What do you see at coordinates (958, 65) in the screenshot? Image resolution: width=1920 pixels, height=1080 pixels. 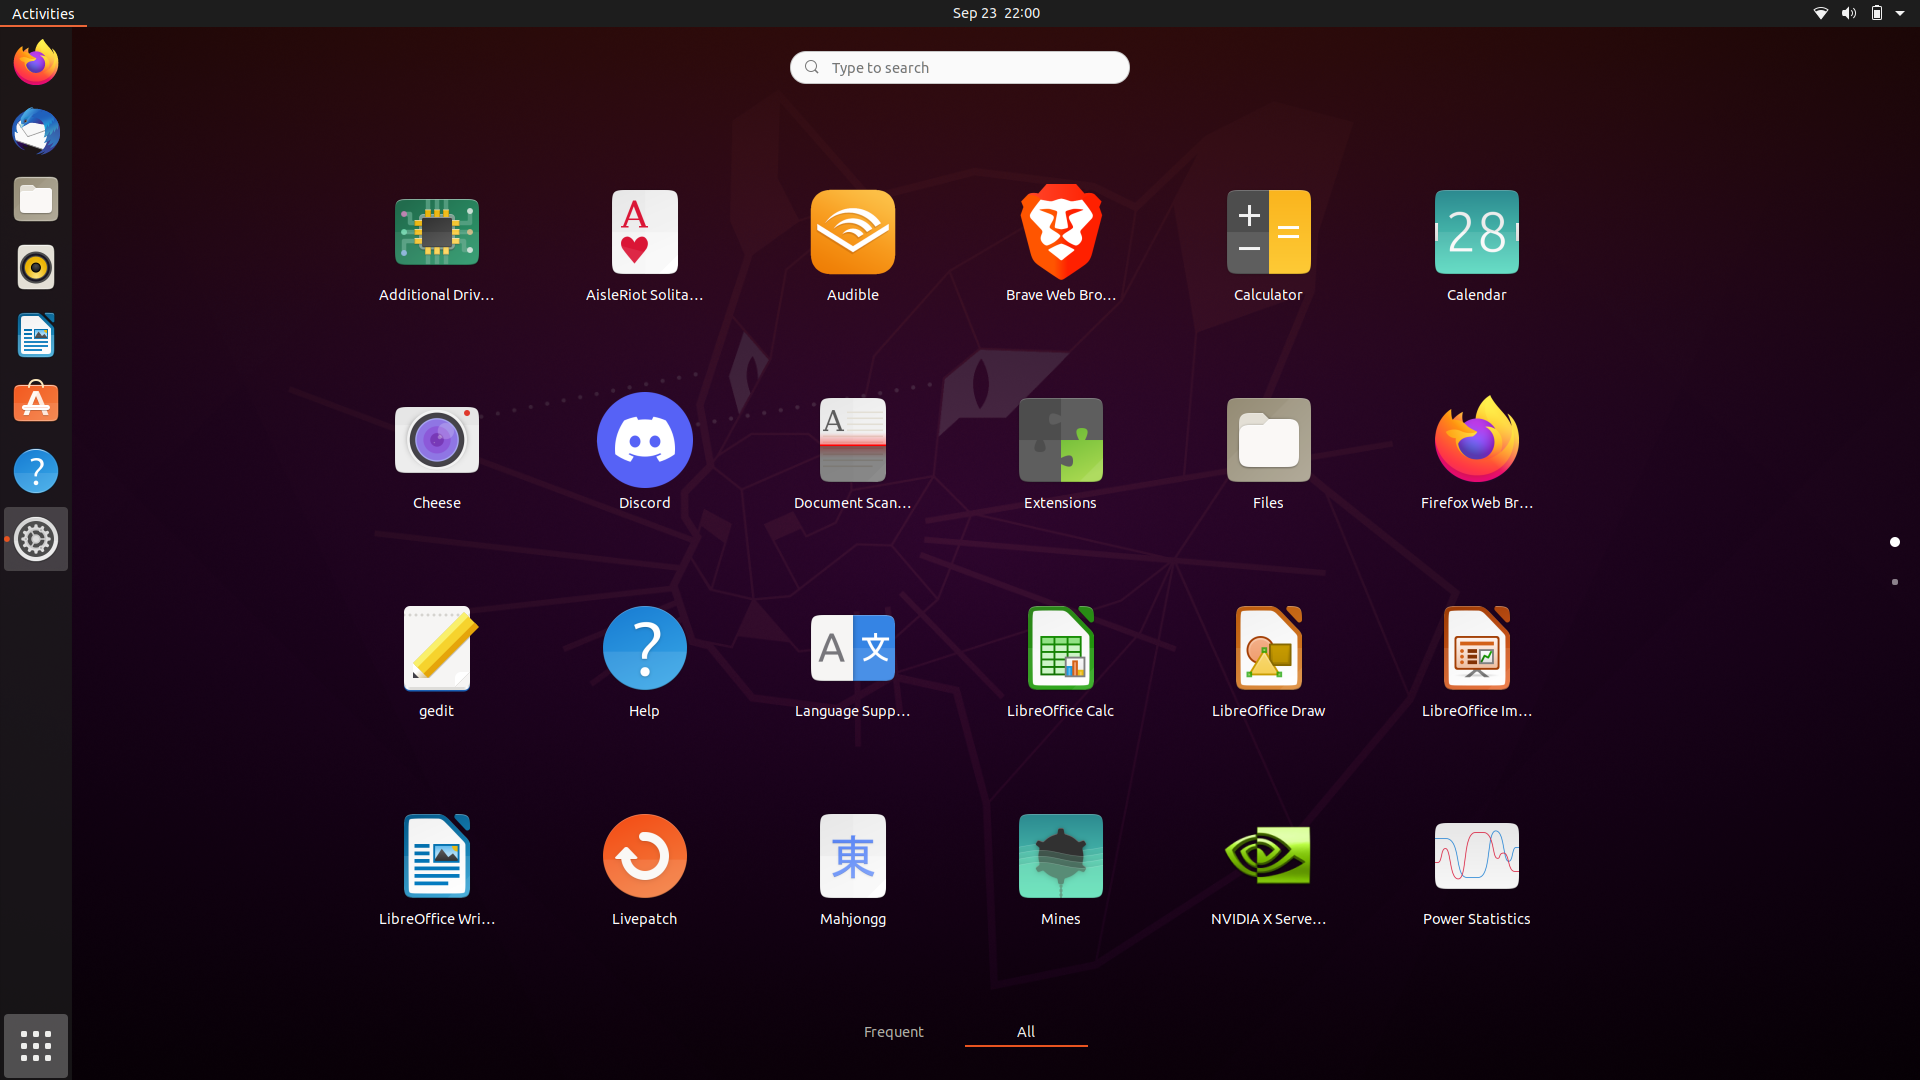 I see `search for "Google` at bounding box center [958, 65].